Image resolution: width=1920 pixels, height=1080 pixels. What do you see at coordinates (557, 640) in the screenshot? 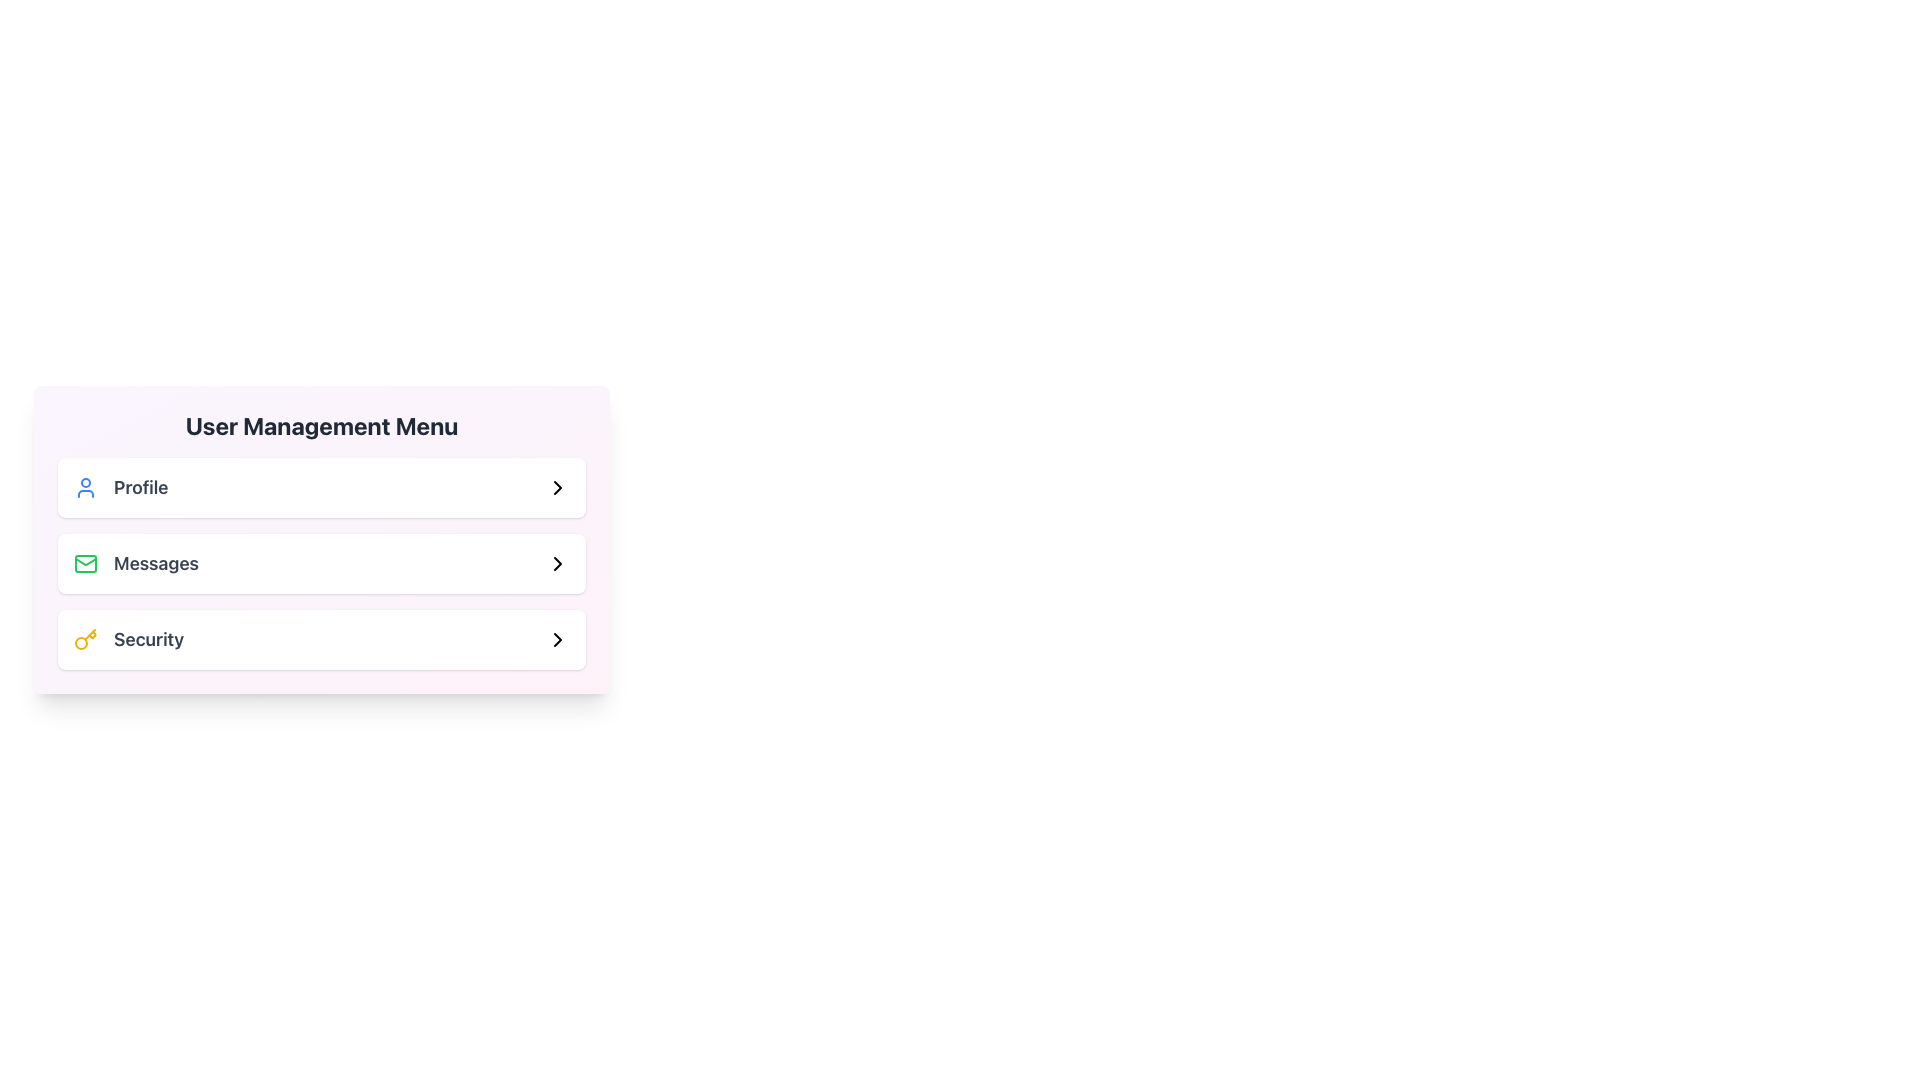
I see `the arrow icon located in the last menu item labeled 'Security', positioned on the far-right side of the menu` at bounding box center [557, 640].